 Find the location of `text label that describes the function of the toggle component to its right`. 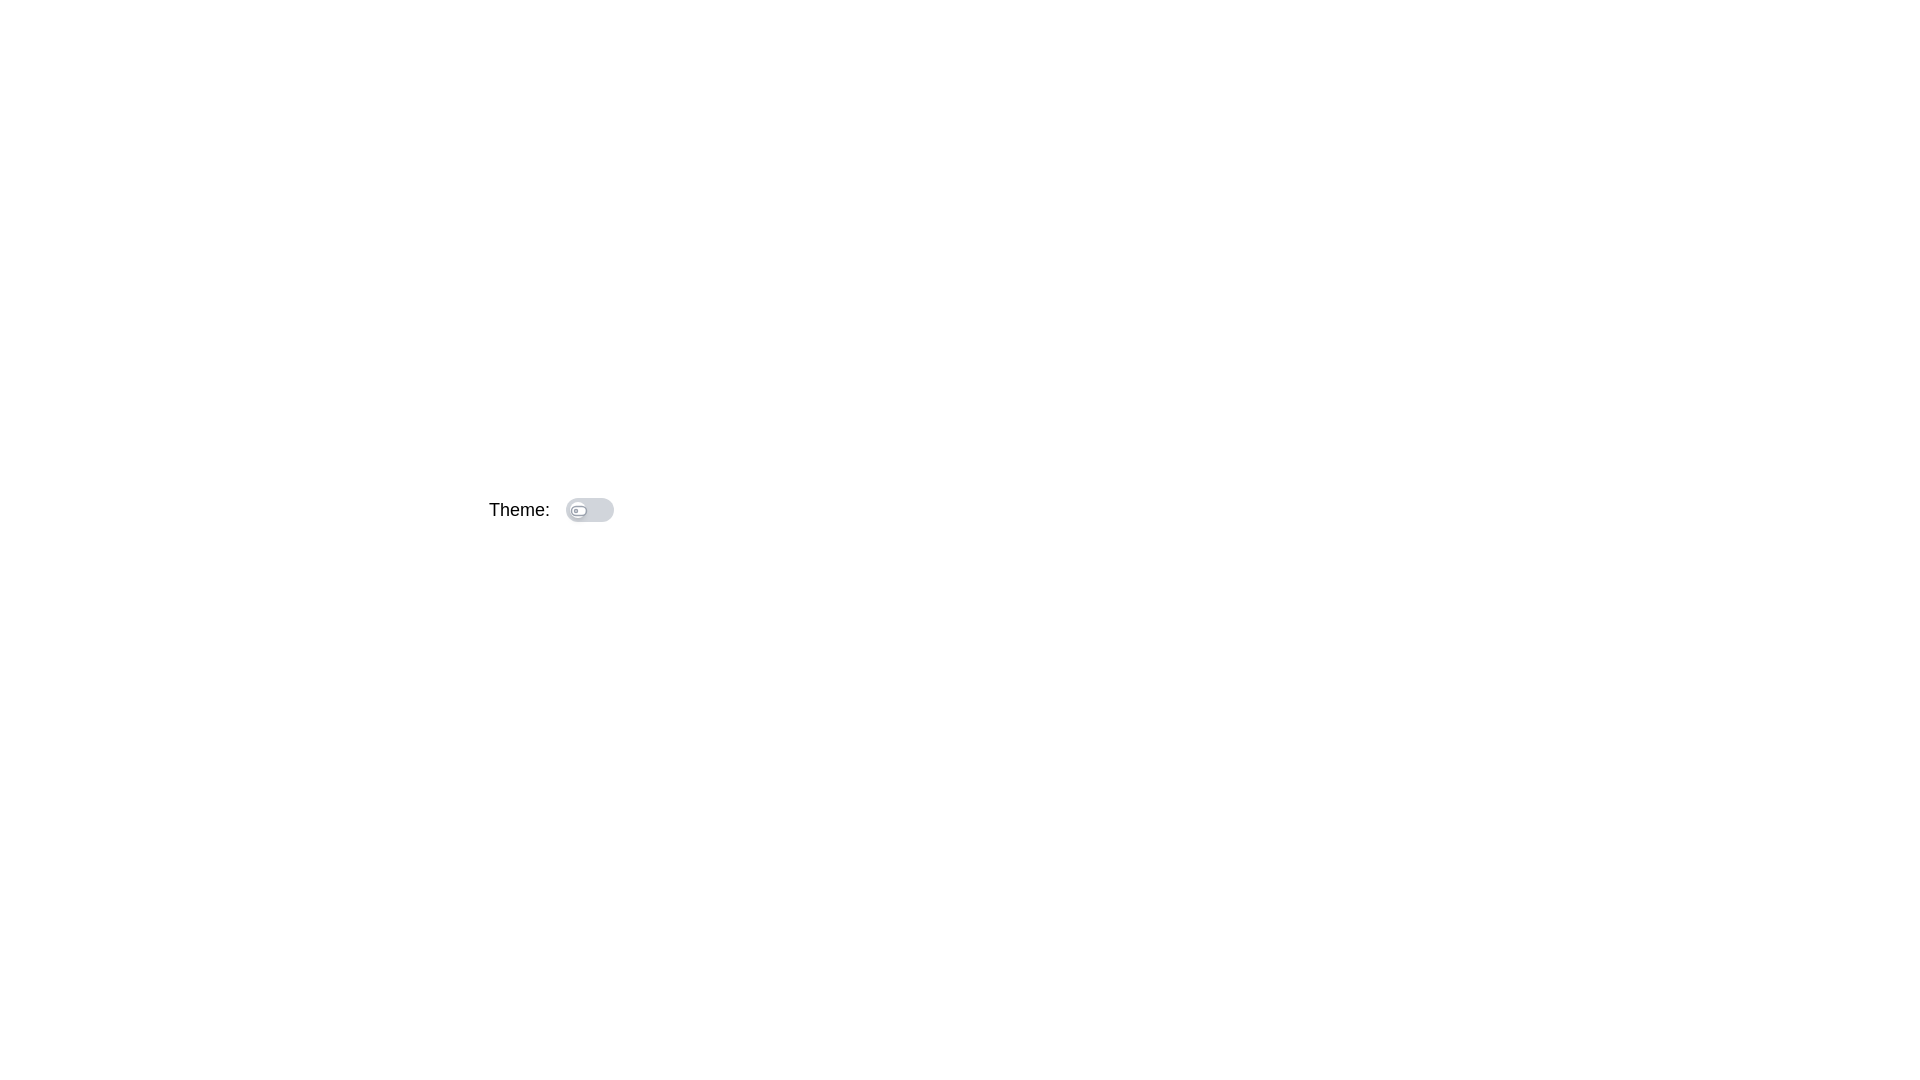

text label that describes the function of the toggle component to its right is located at coordinates (519, 508).